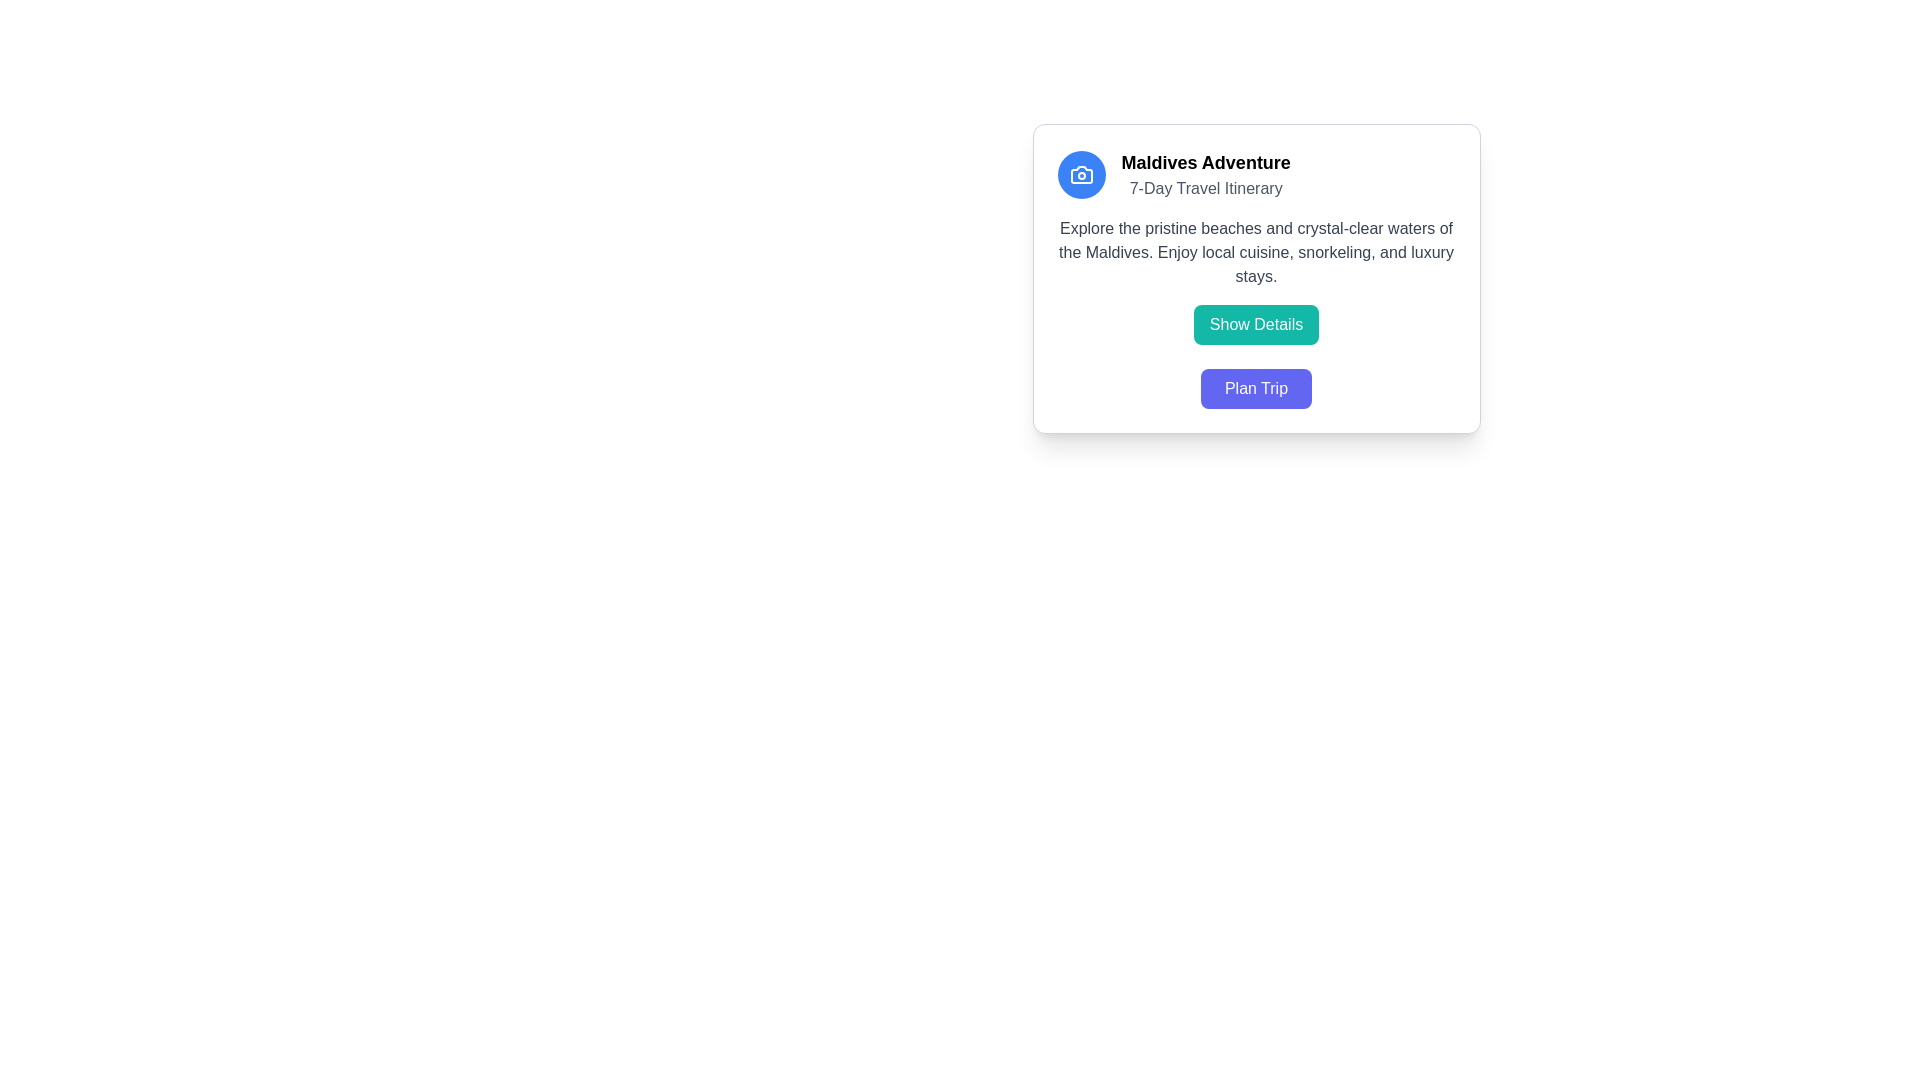 This screenshot has height=1080, width=1920. Describe the element at coordinates (1255, 389) in the screenshot. I see `the button located at the bottom of the 'Maldives Adventure' itinerary card to initiate the trip planning process` at that location.